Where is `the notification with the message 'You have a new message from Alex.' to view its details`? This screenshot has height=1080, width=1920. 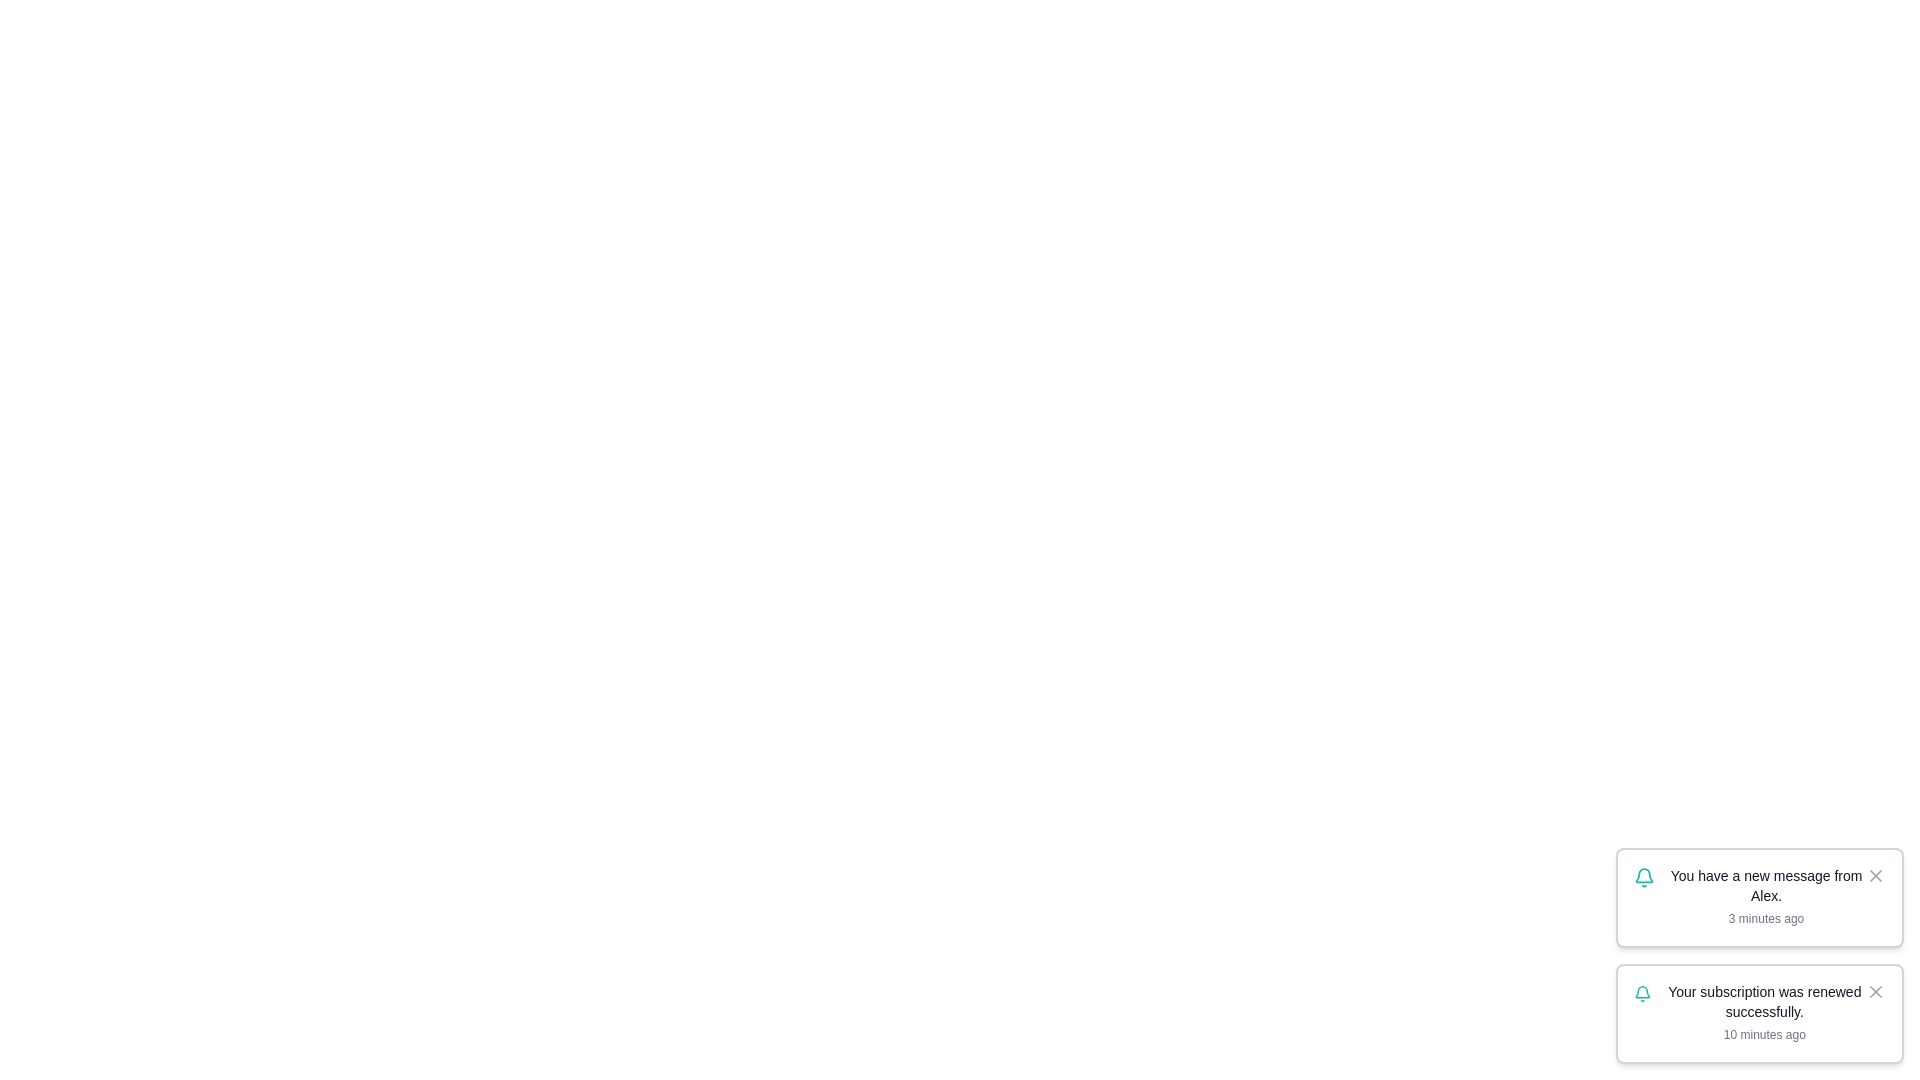
the notification with the message 'You have a new message from Alex.' to view its details is located at coordinates (1760, 897).